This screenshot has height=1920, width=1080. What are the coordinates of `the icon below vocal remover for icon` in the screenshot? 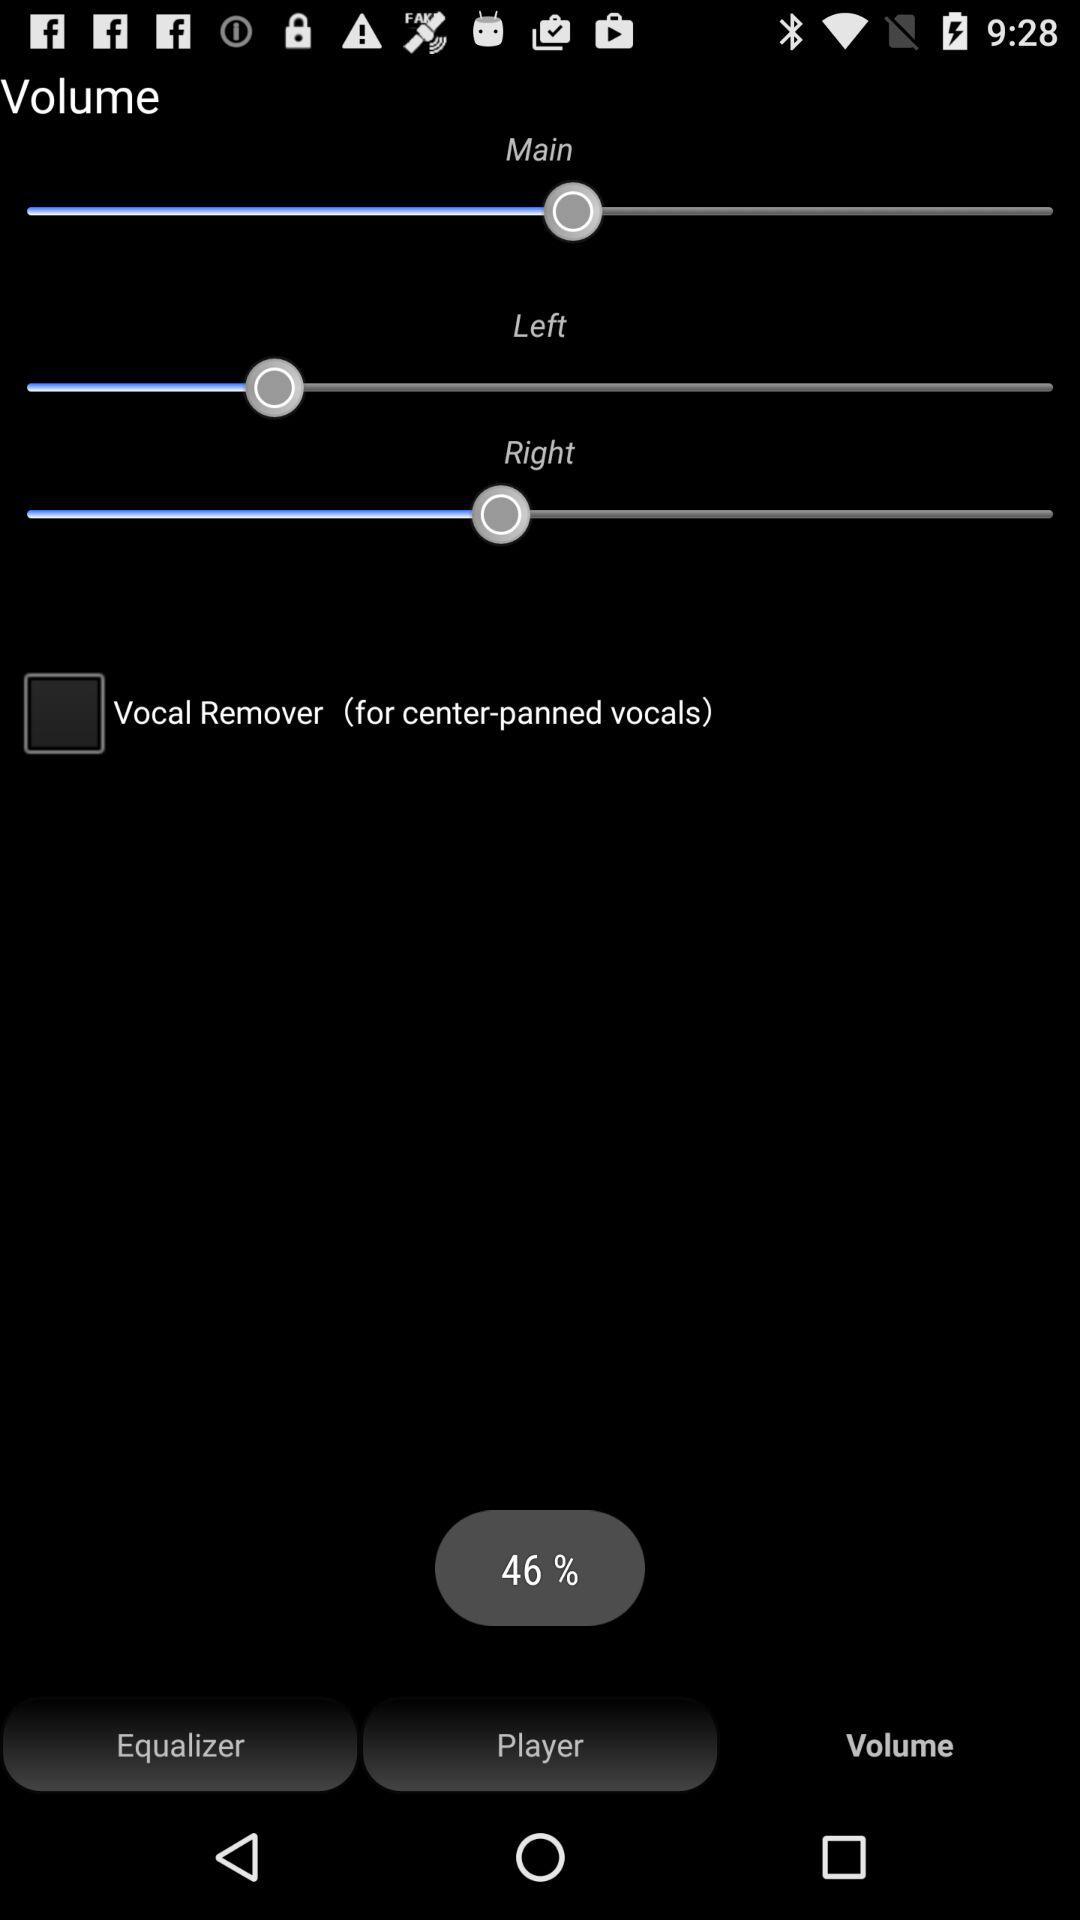 It's located at (540, 1744).